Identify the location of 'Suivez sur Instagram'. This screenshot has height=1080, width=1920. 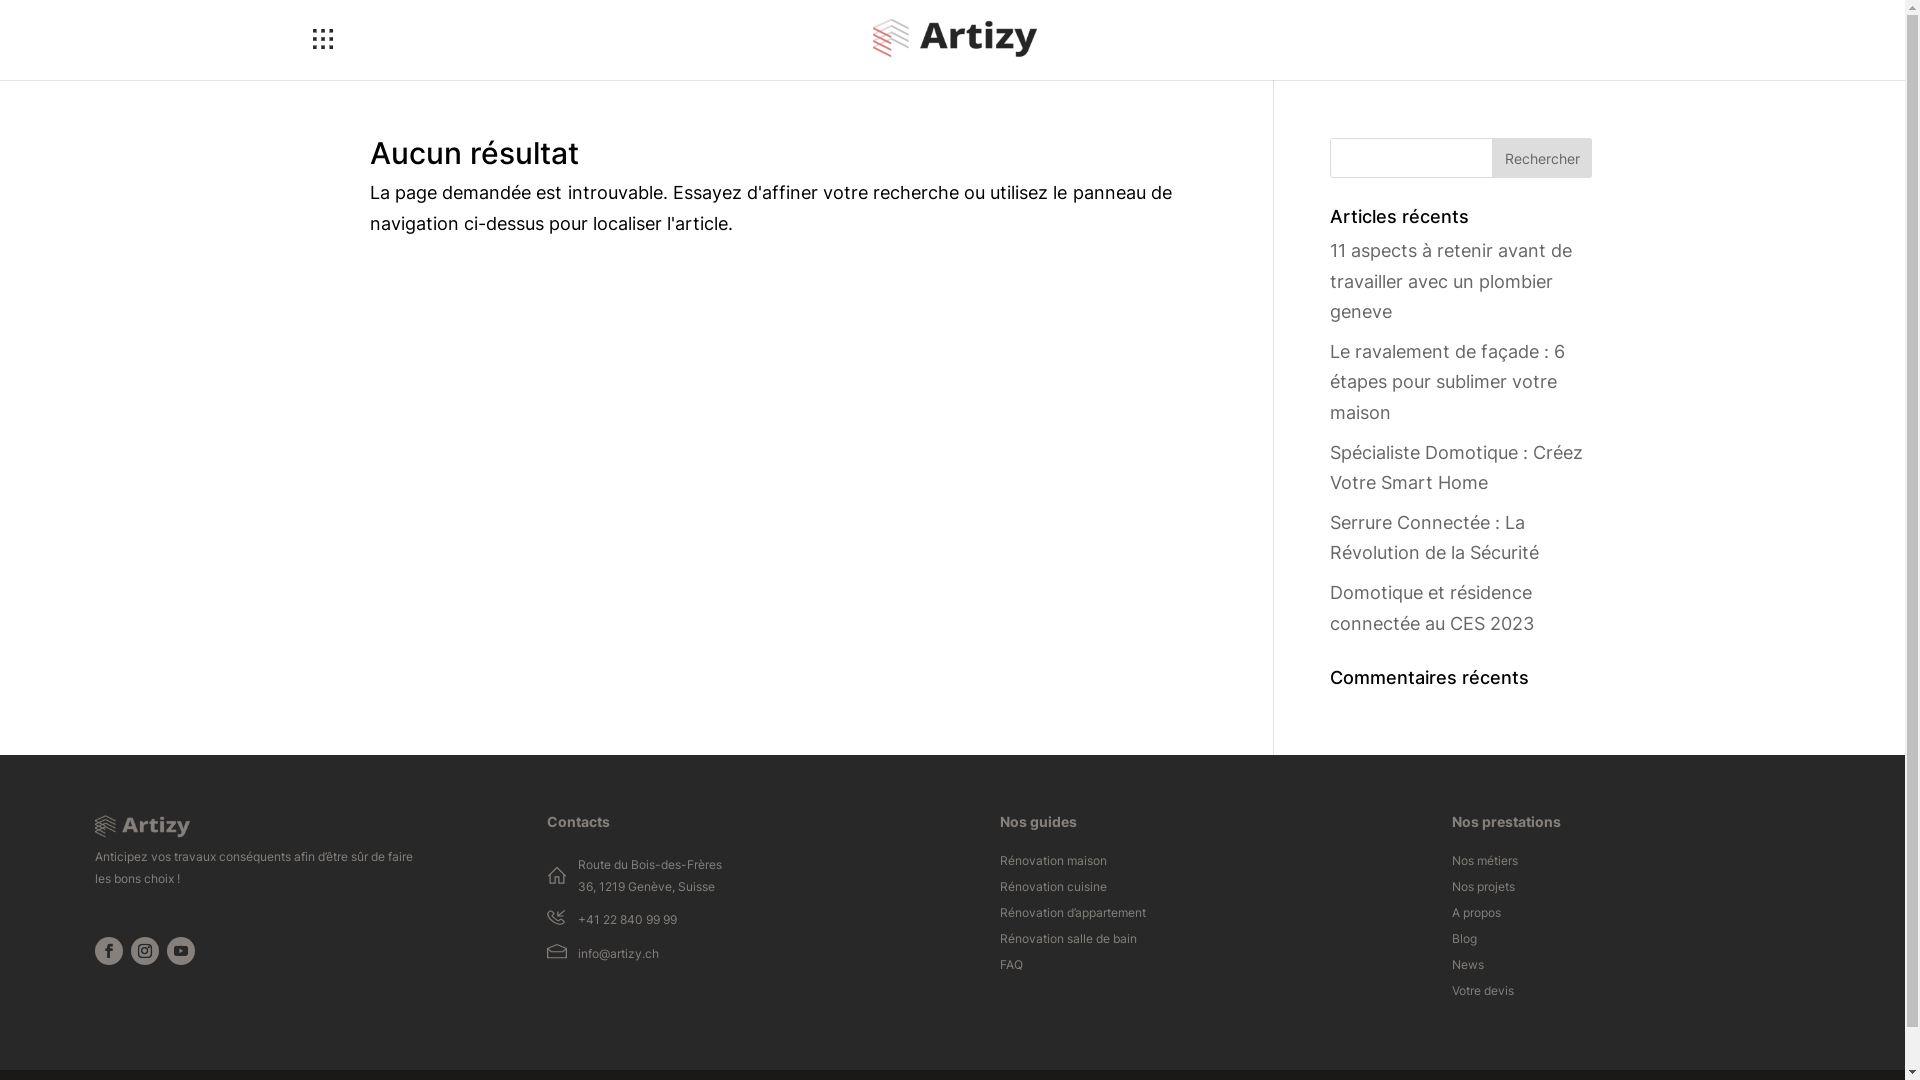
(143, 950).